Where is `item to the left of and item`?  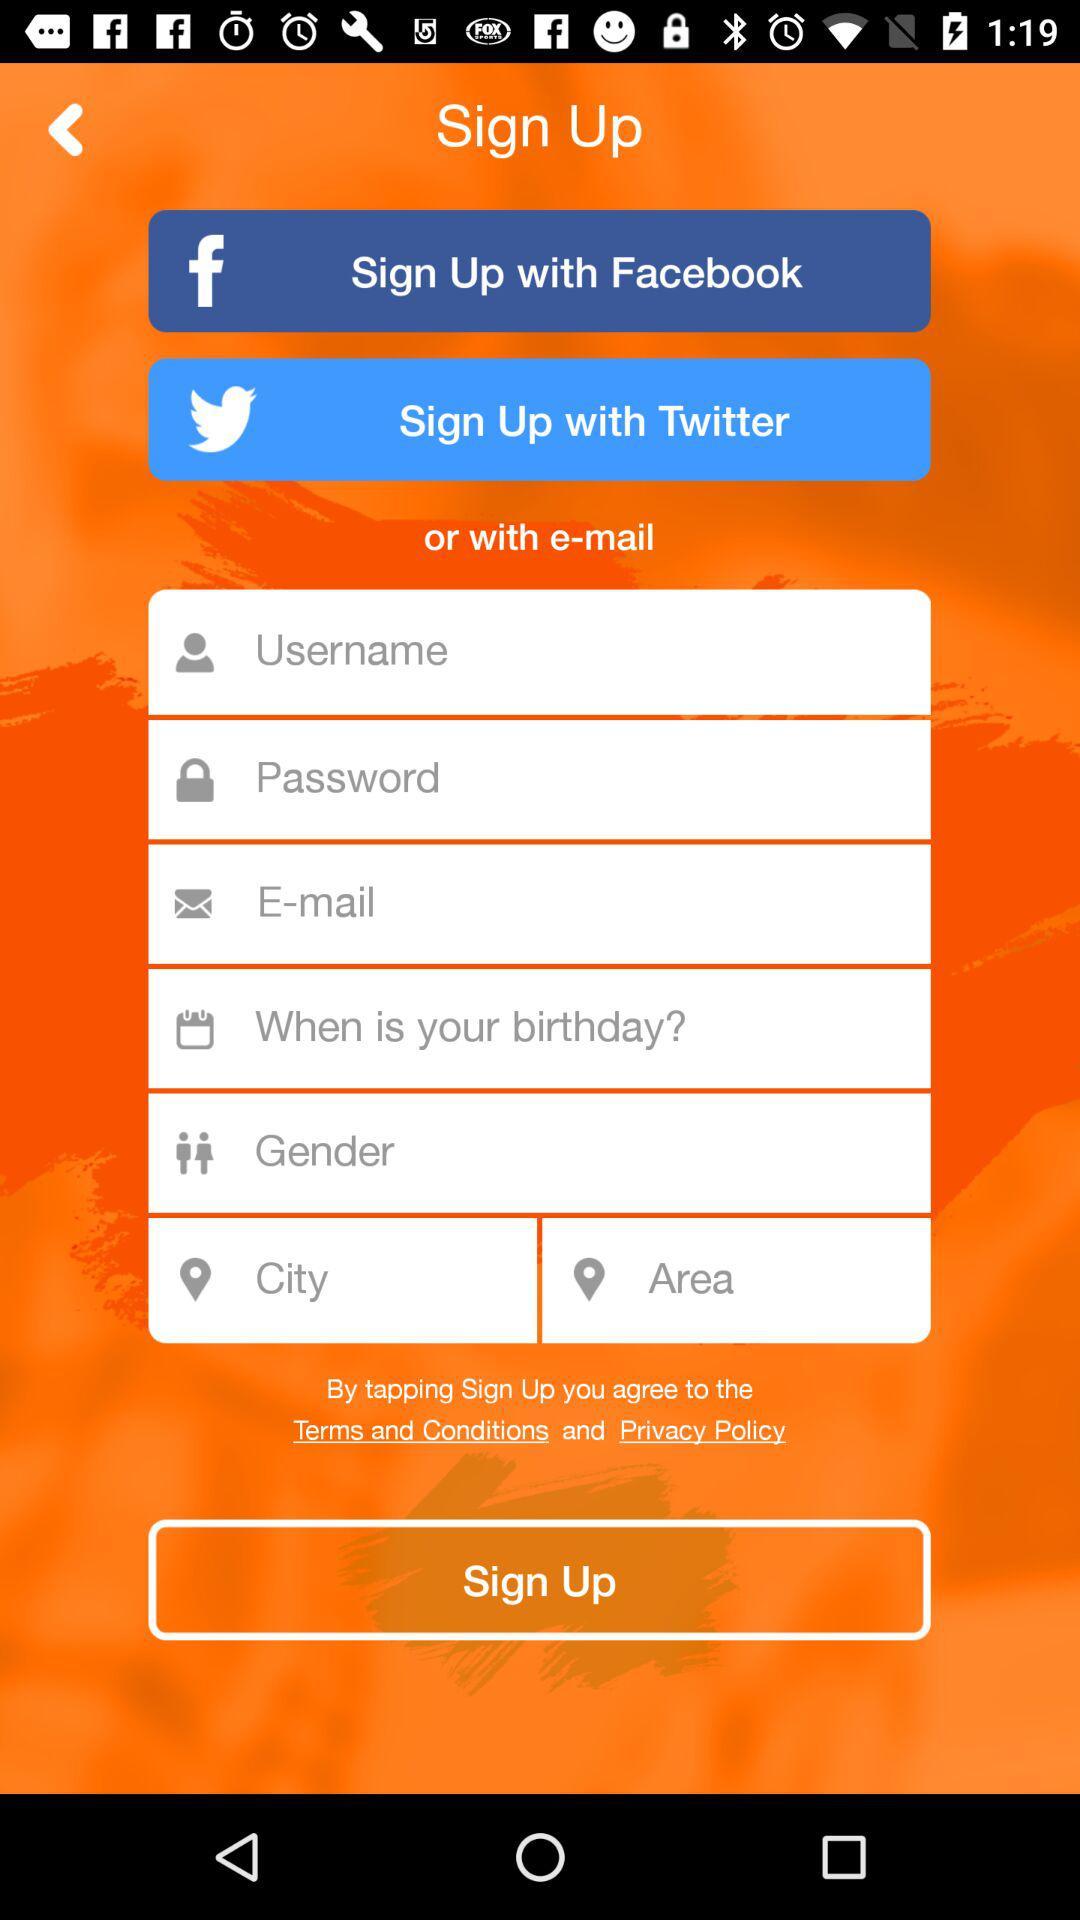
item to the left of and item is located at coordinates (420, 1430).